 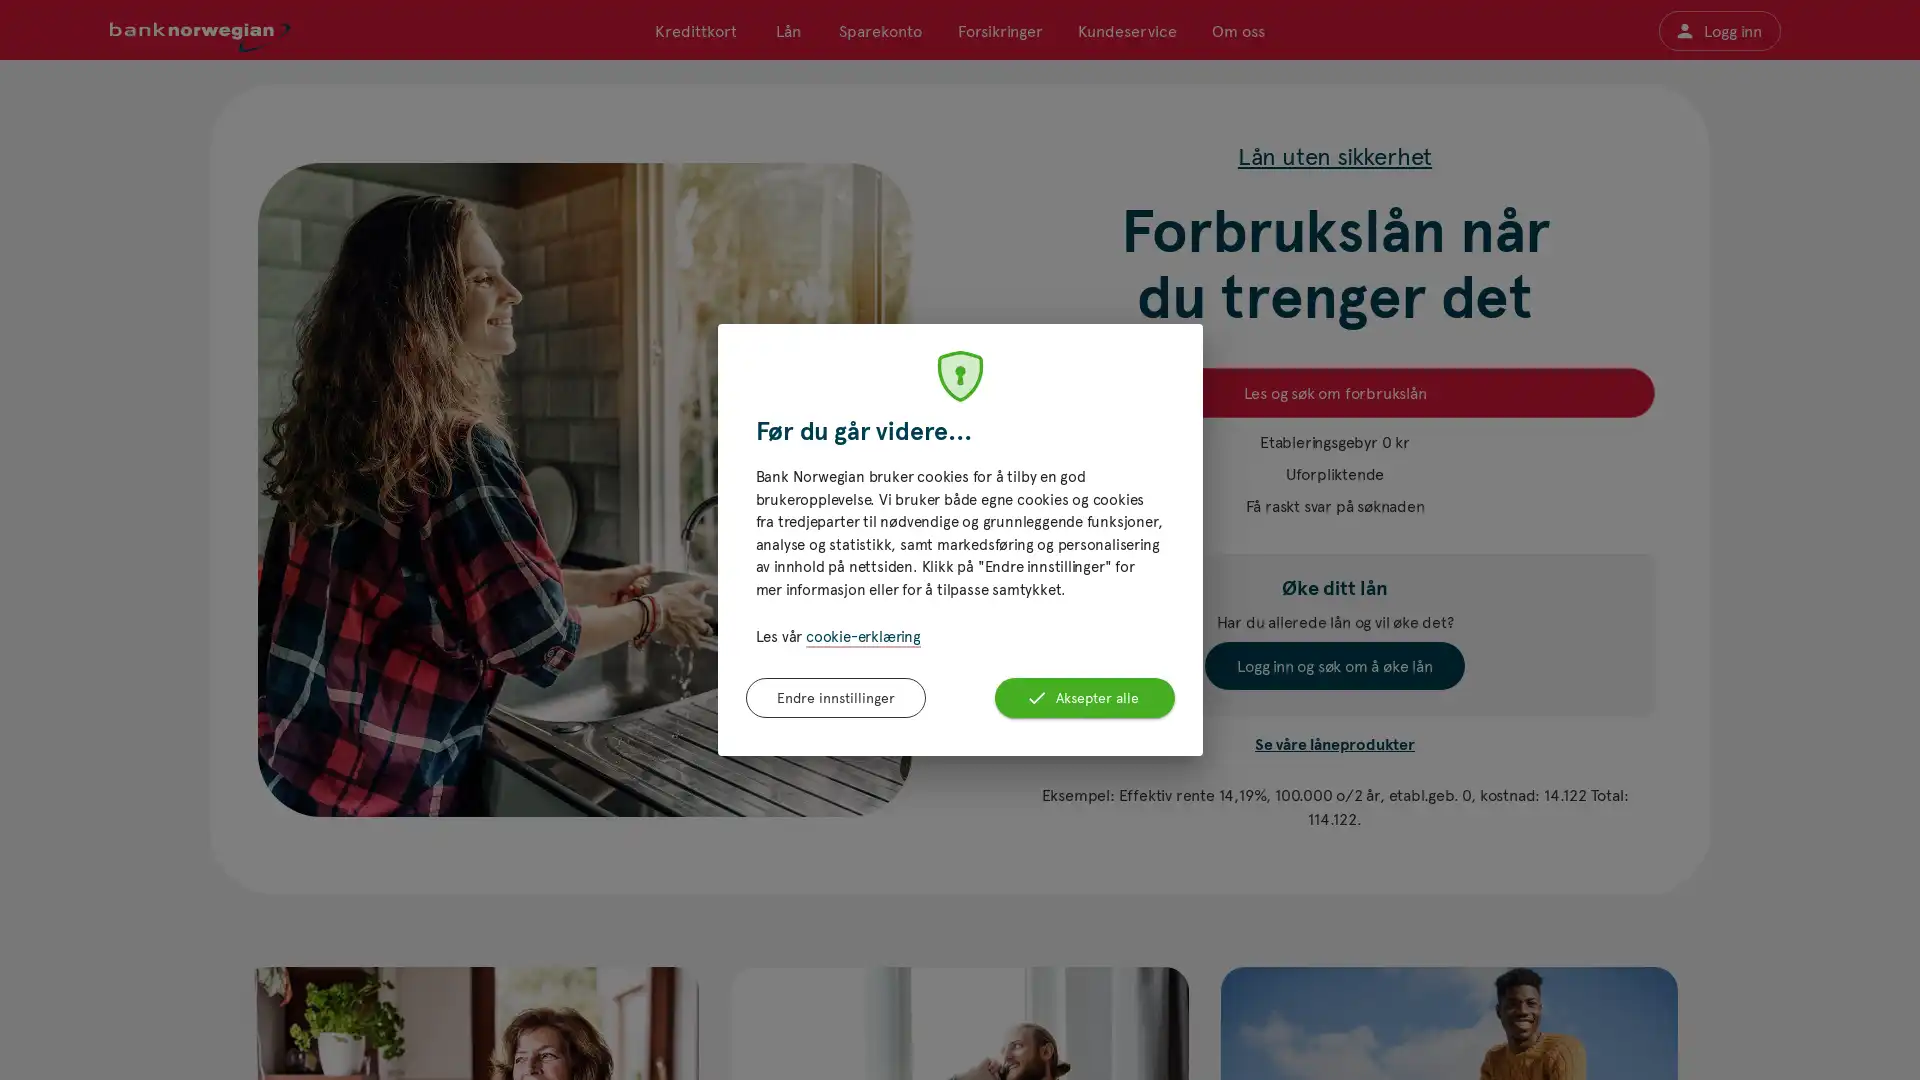 I want to click on Endre innstillinger, so click(x=835, y=696).